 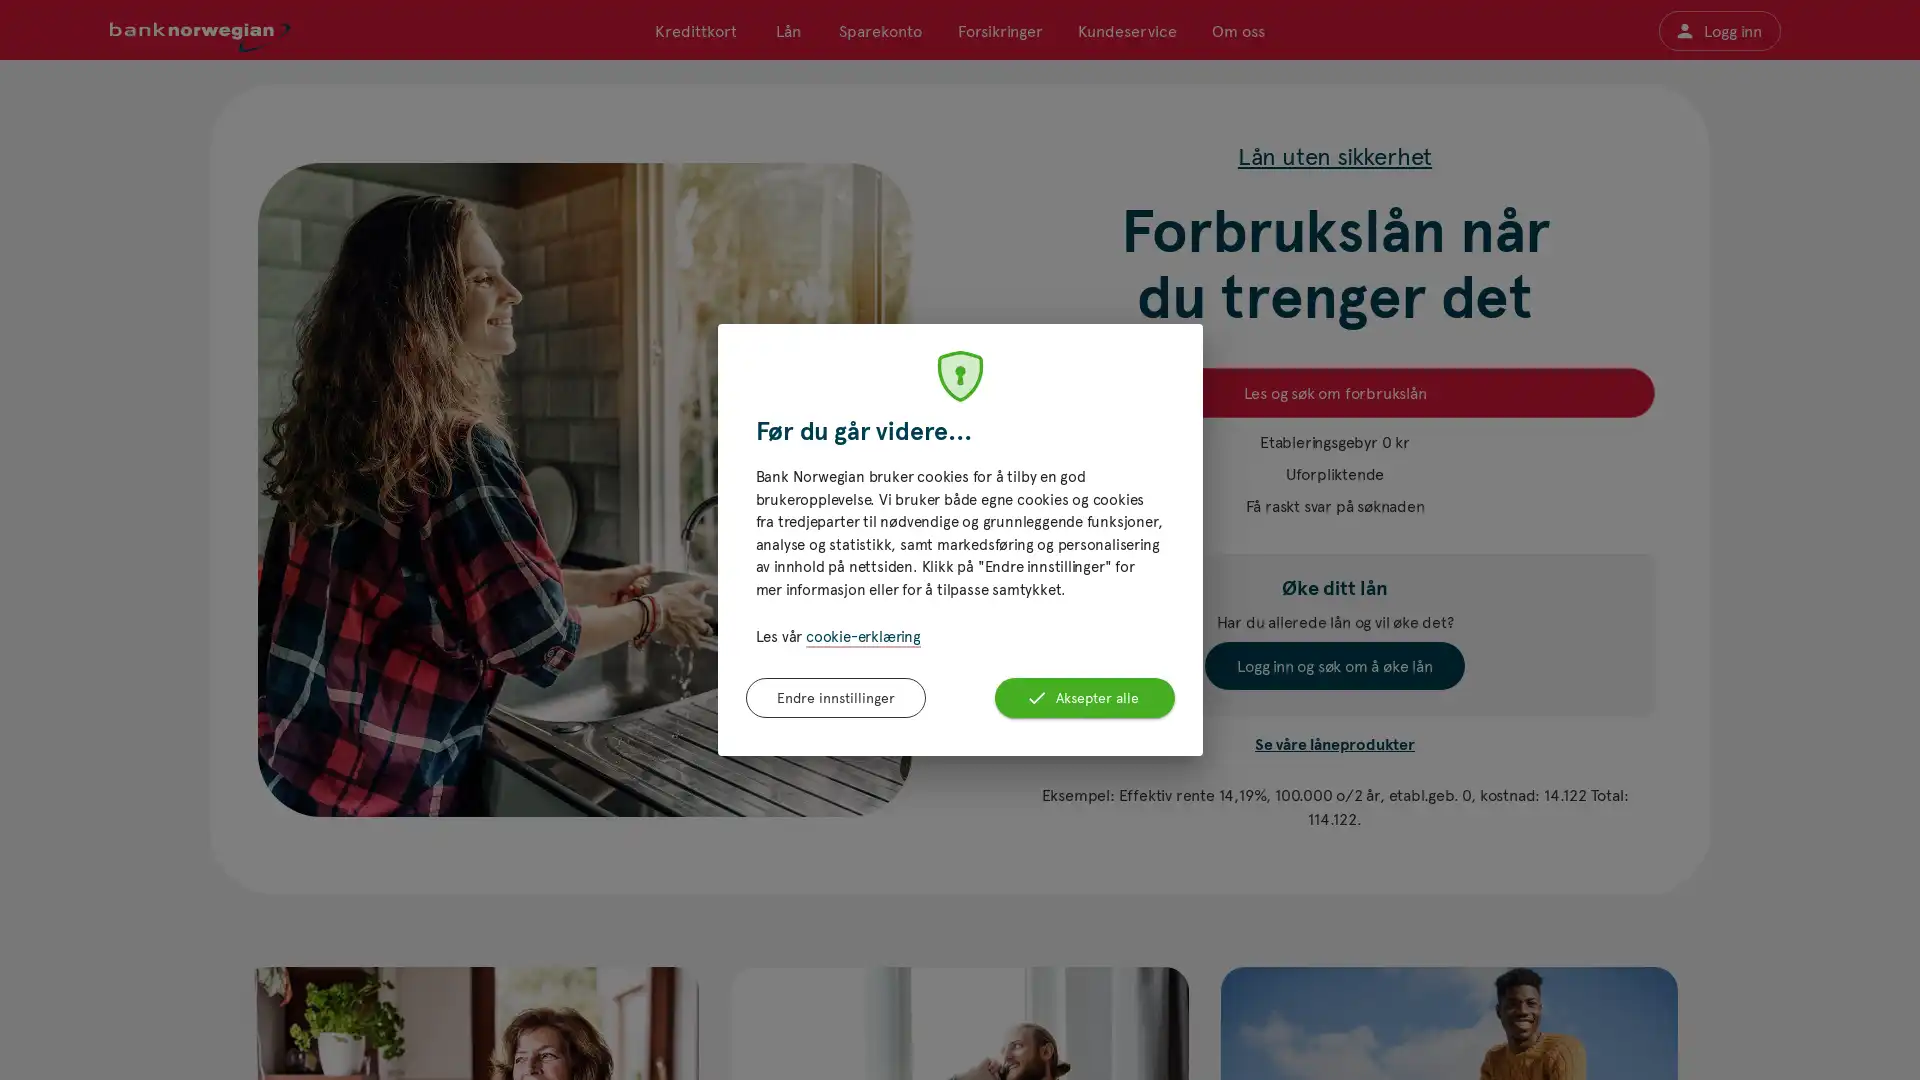 I want to click on Endre innstillinger, so click(x=835, y=696).